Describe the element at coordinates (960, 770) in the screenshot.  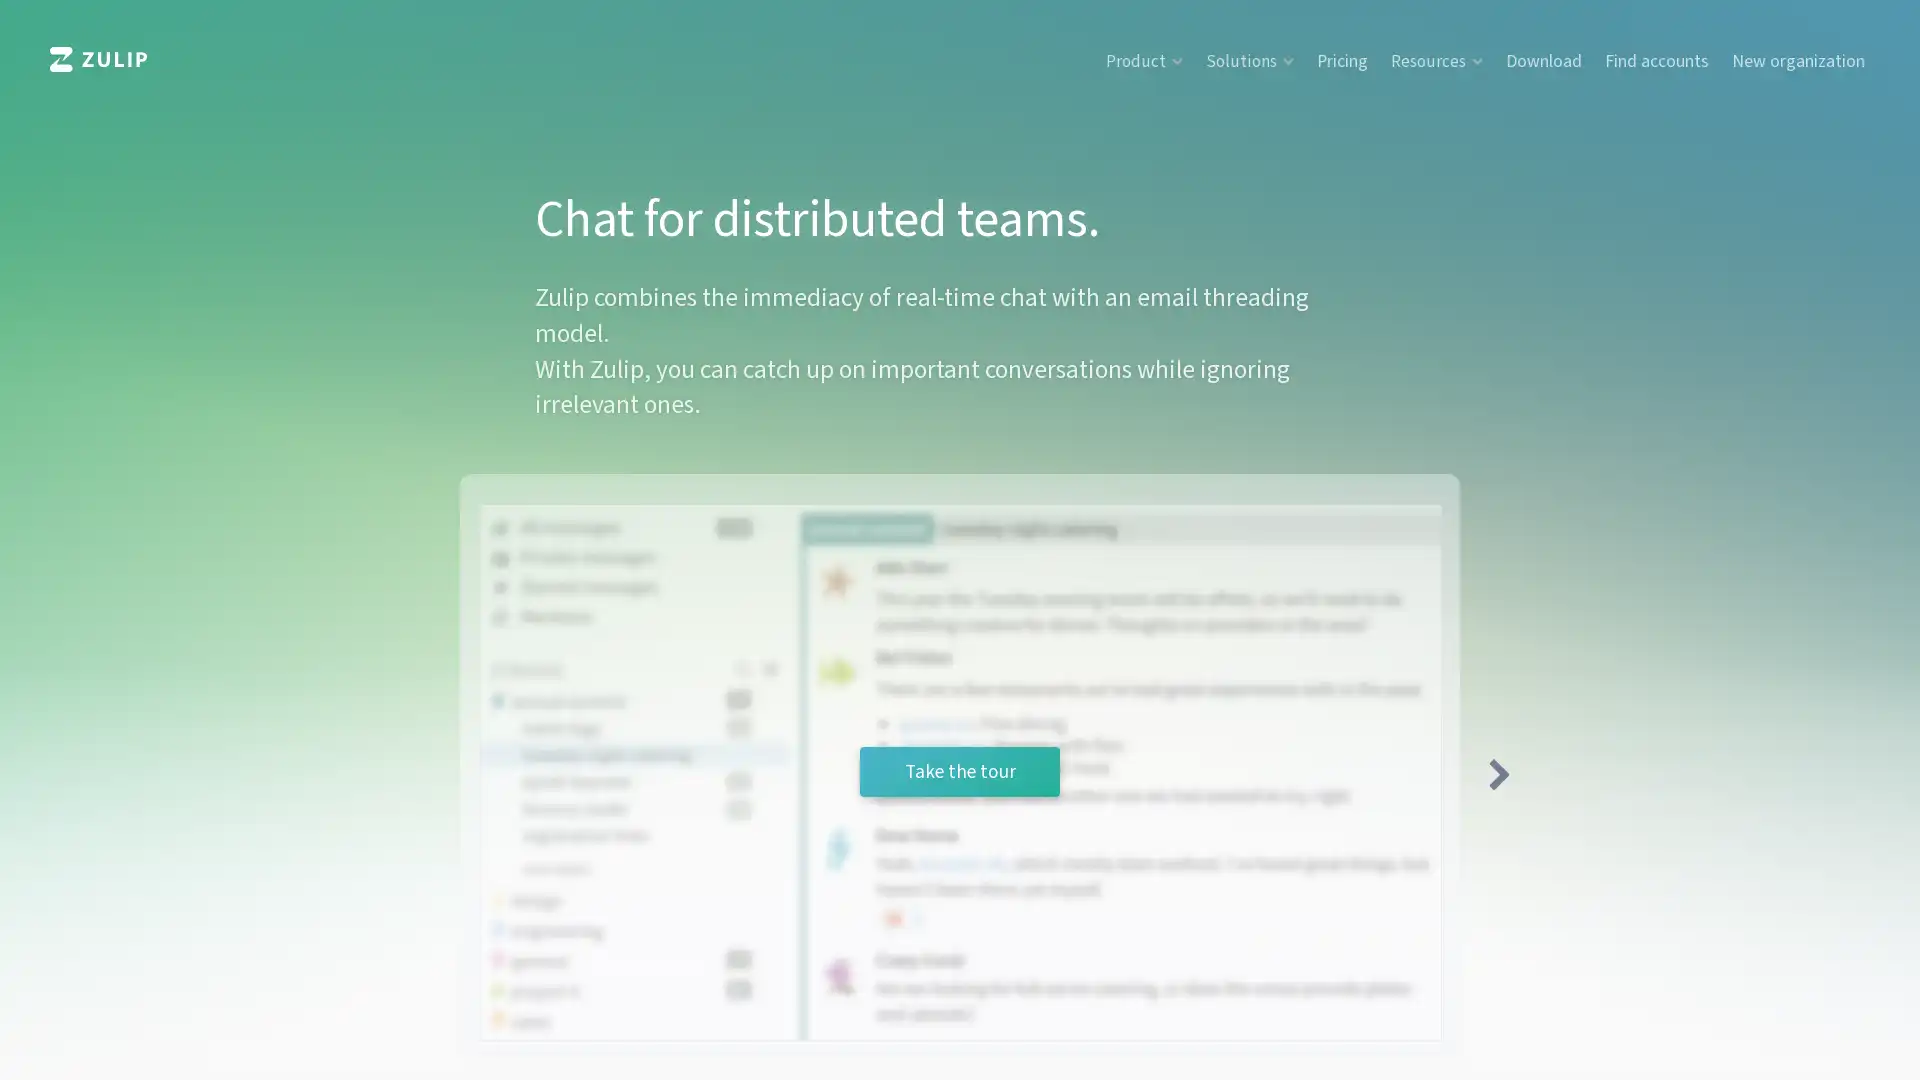
I see `Take the tour` at that location.